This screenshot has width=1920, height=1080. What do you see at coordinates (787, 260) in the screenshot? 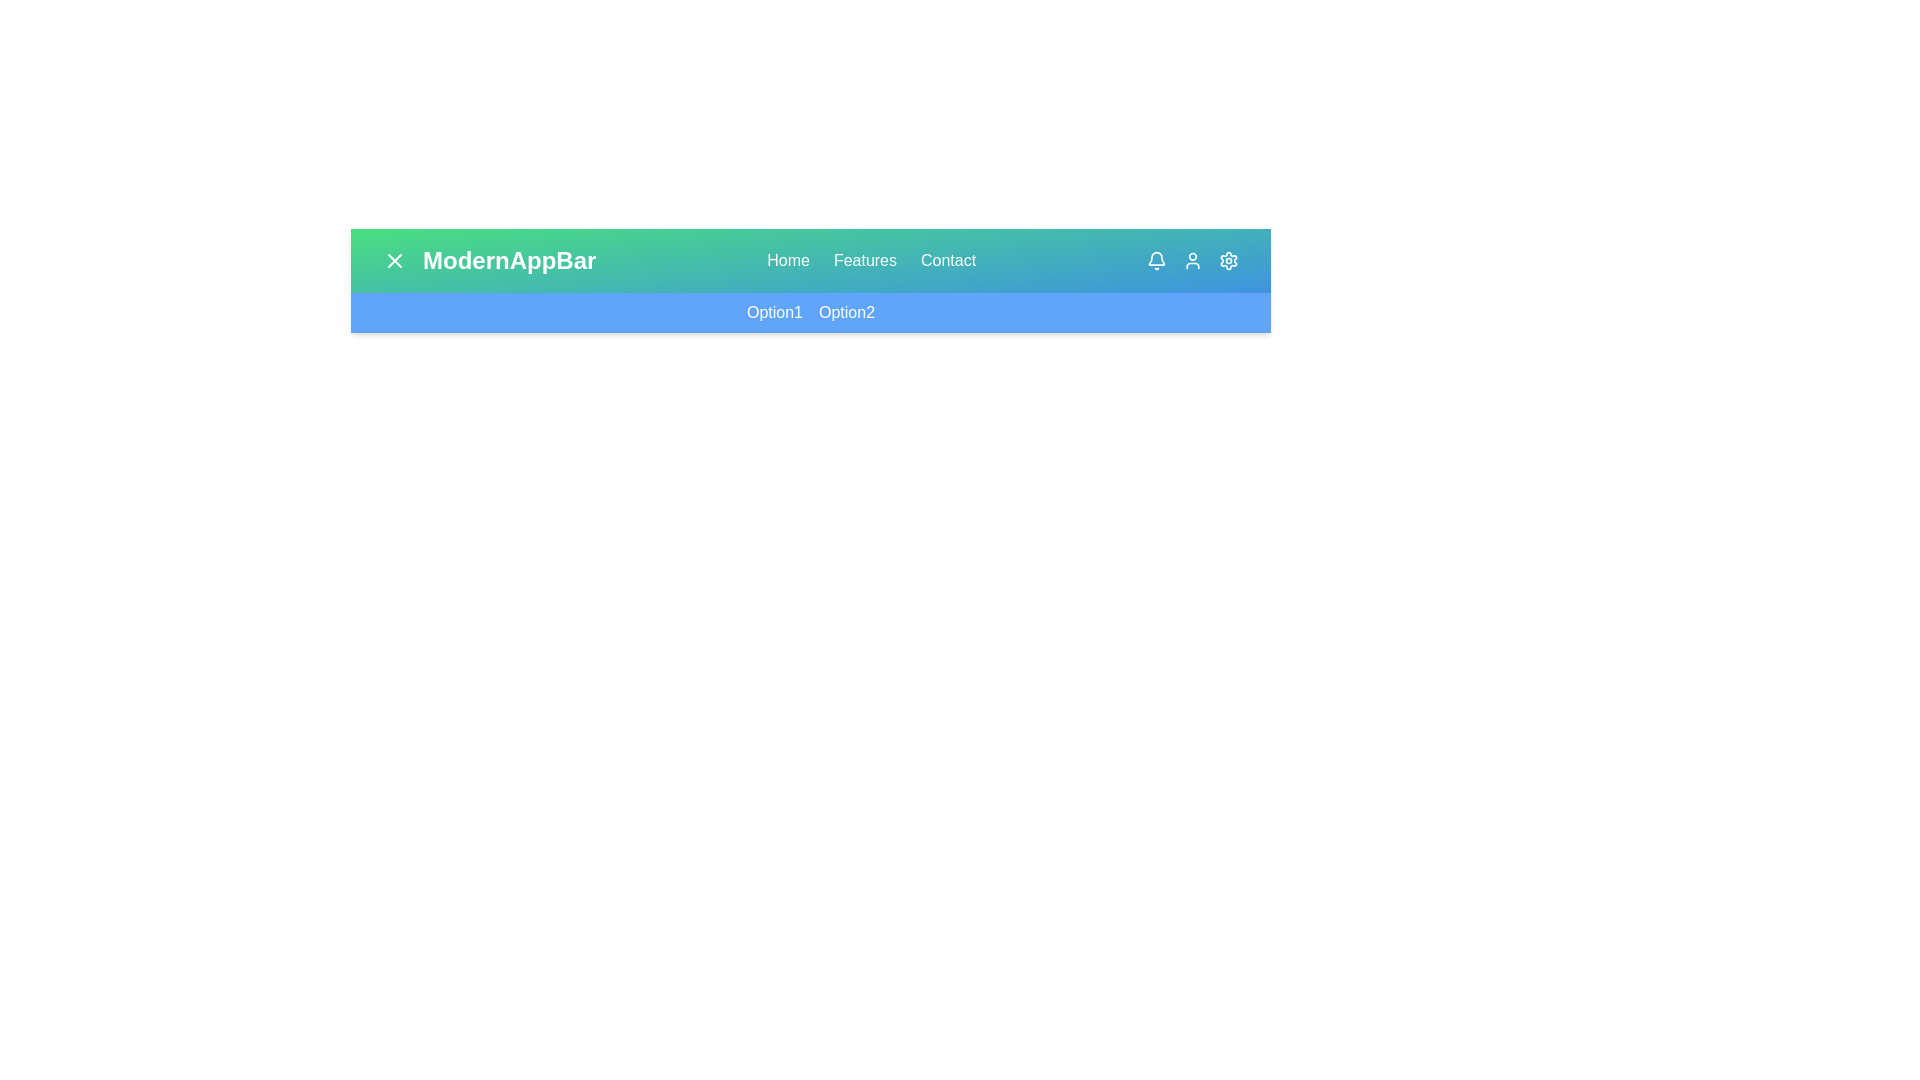
I see `the navigation link Home` at bounding box center [787, 260].